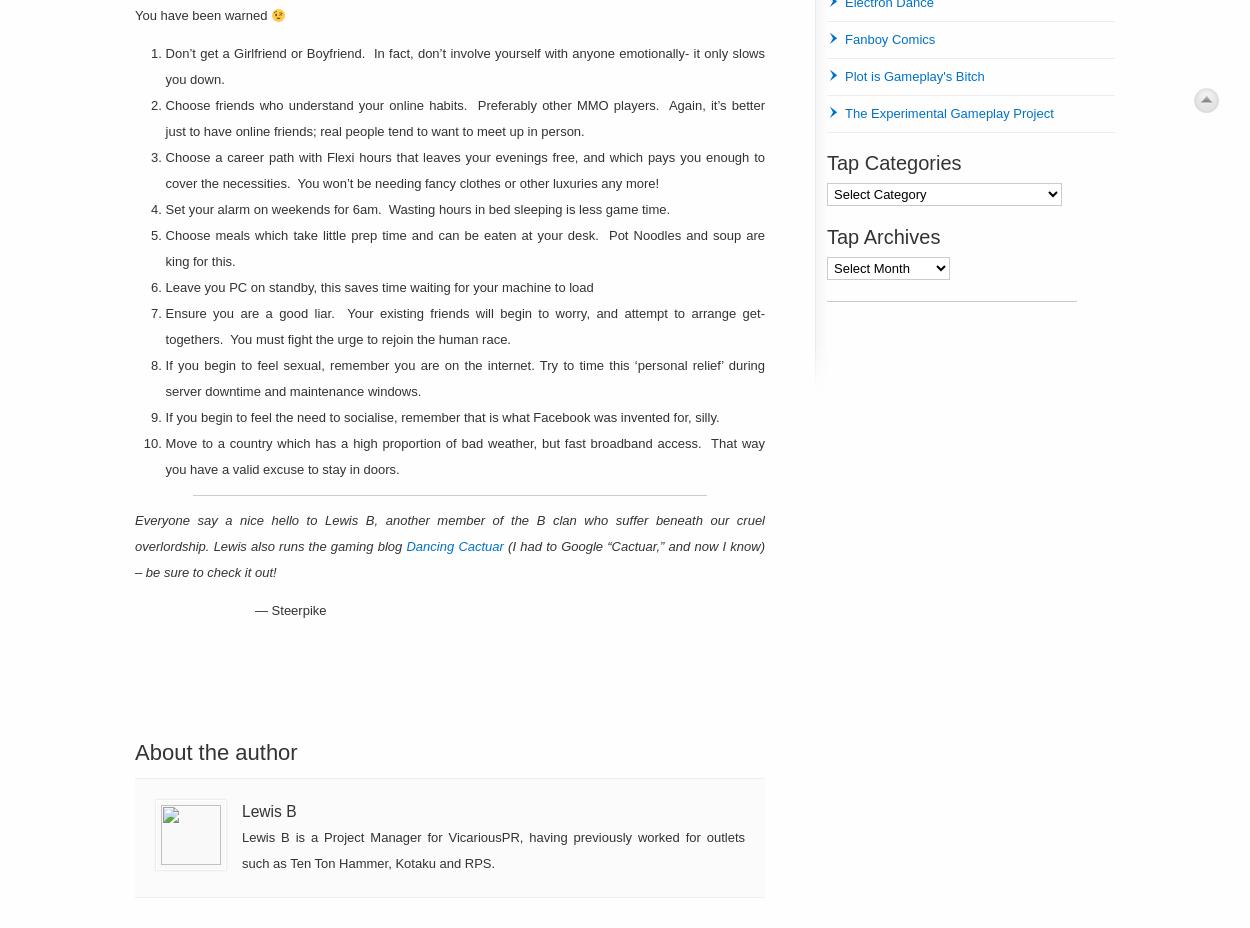  Describe the element at coordinates (417, 209) in the screenshot. I see `'Set your alarm on weekends for 6am.  Wasting hours in bed sleeping is less game time.'` at that location.